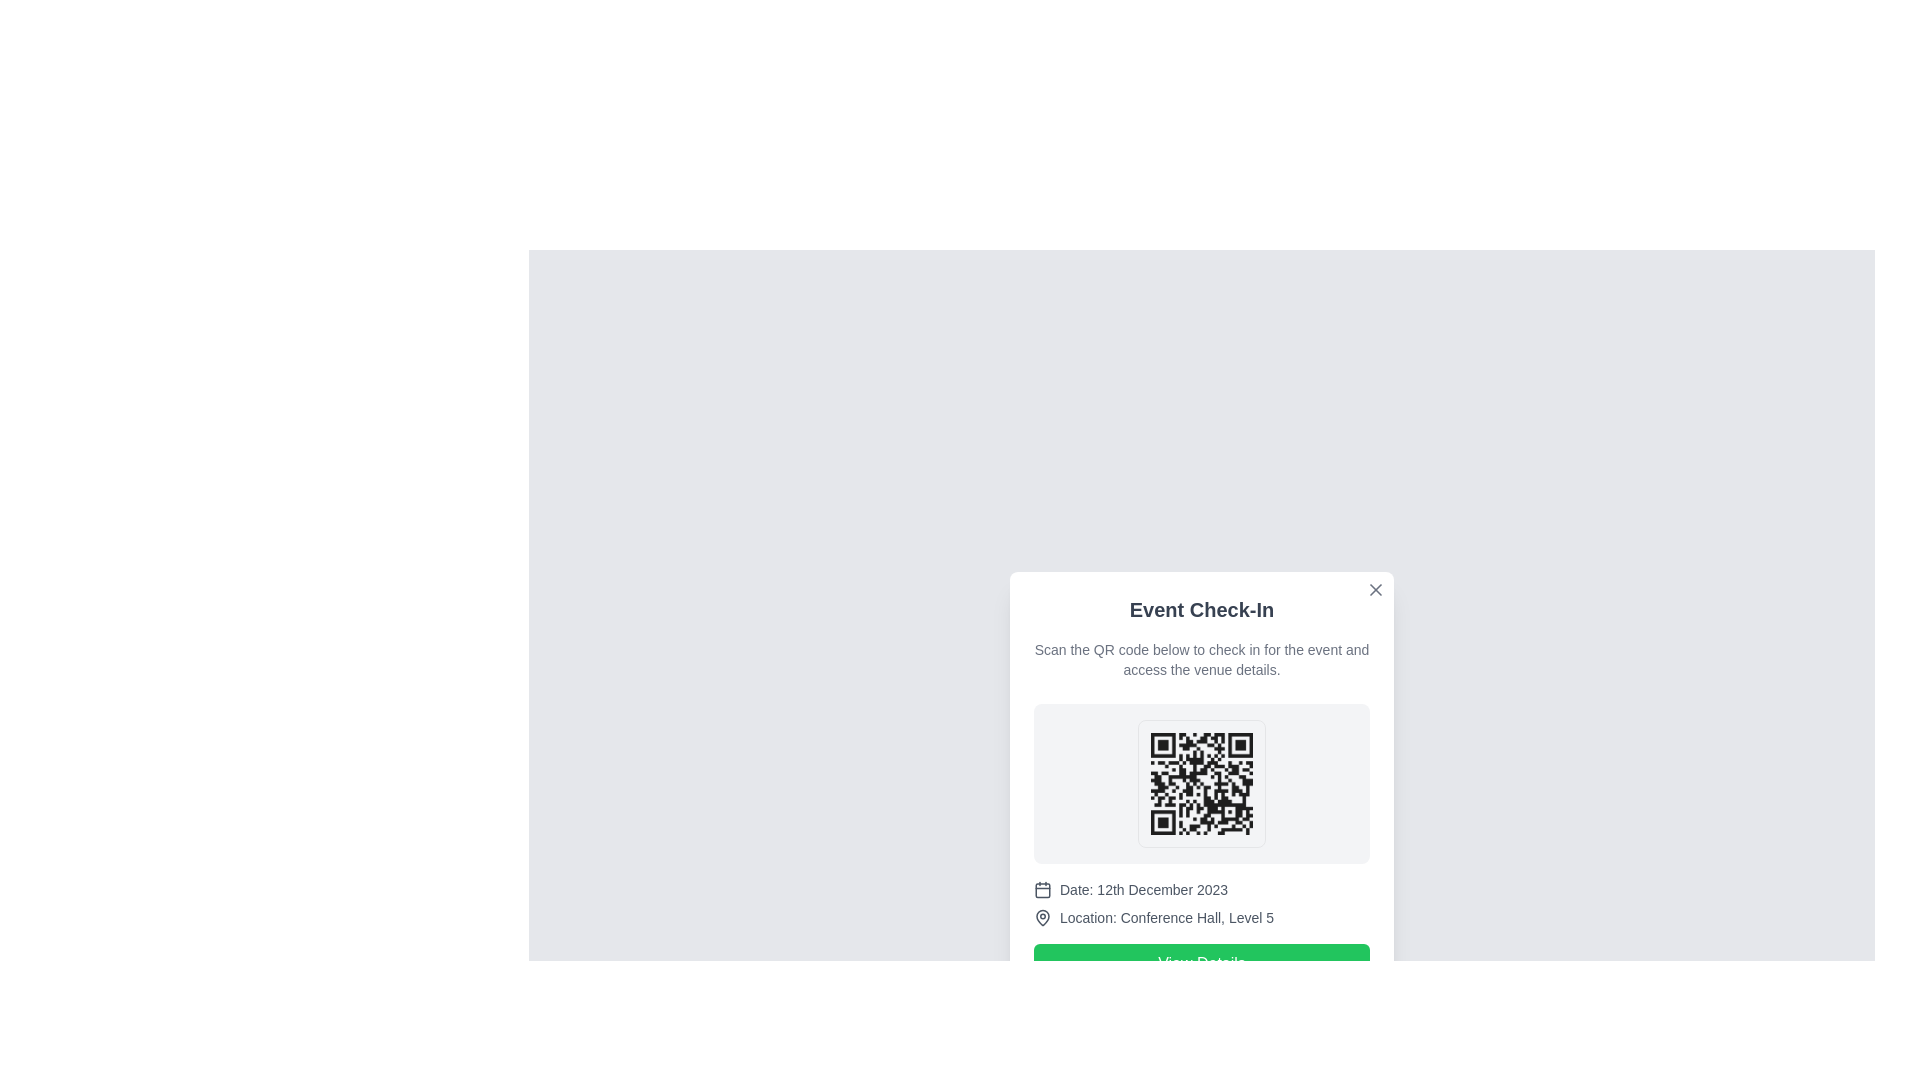 The image size is (1920, 1080). Describe the element at coordinates (1200, 659) in the screenshot. I see `instructions text located below the title 'Event Check-In' within the card layout, which provides information regarding the use of the QR code for event check-in and venue details` at that location.